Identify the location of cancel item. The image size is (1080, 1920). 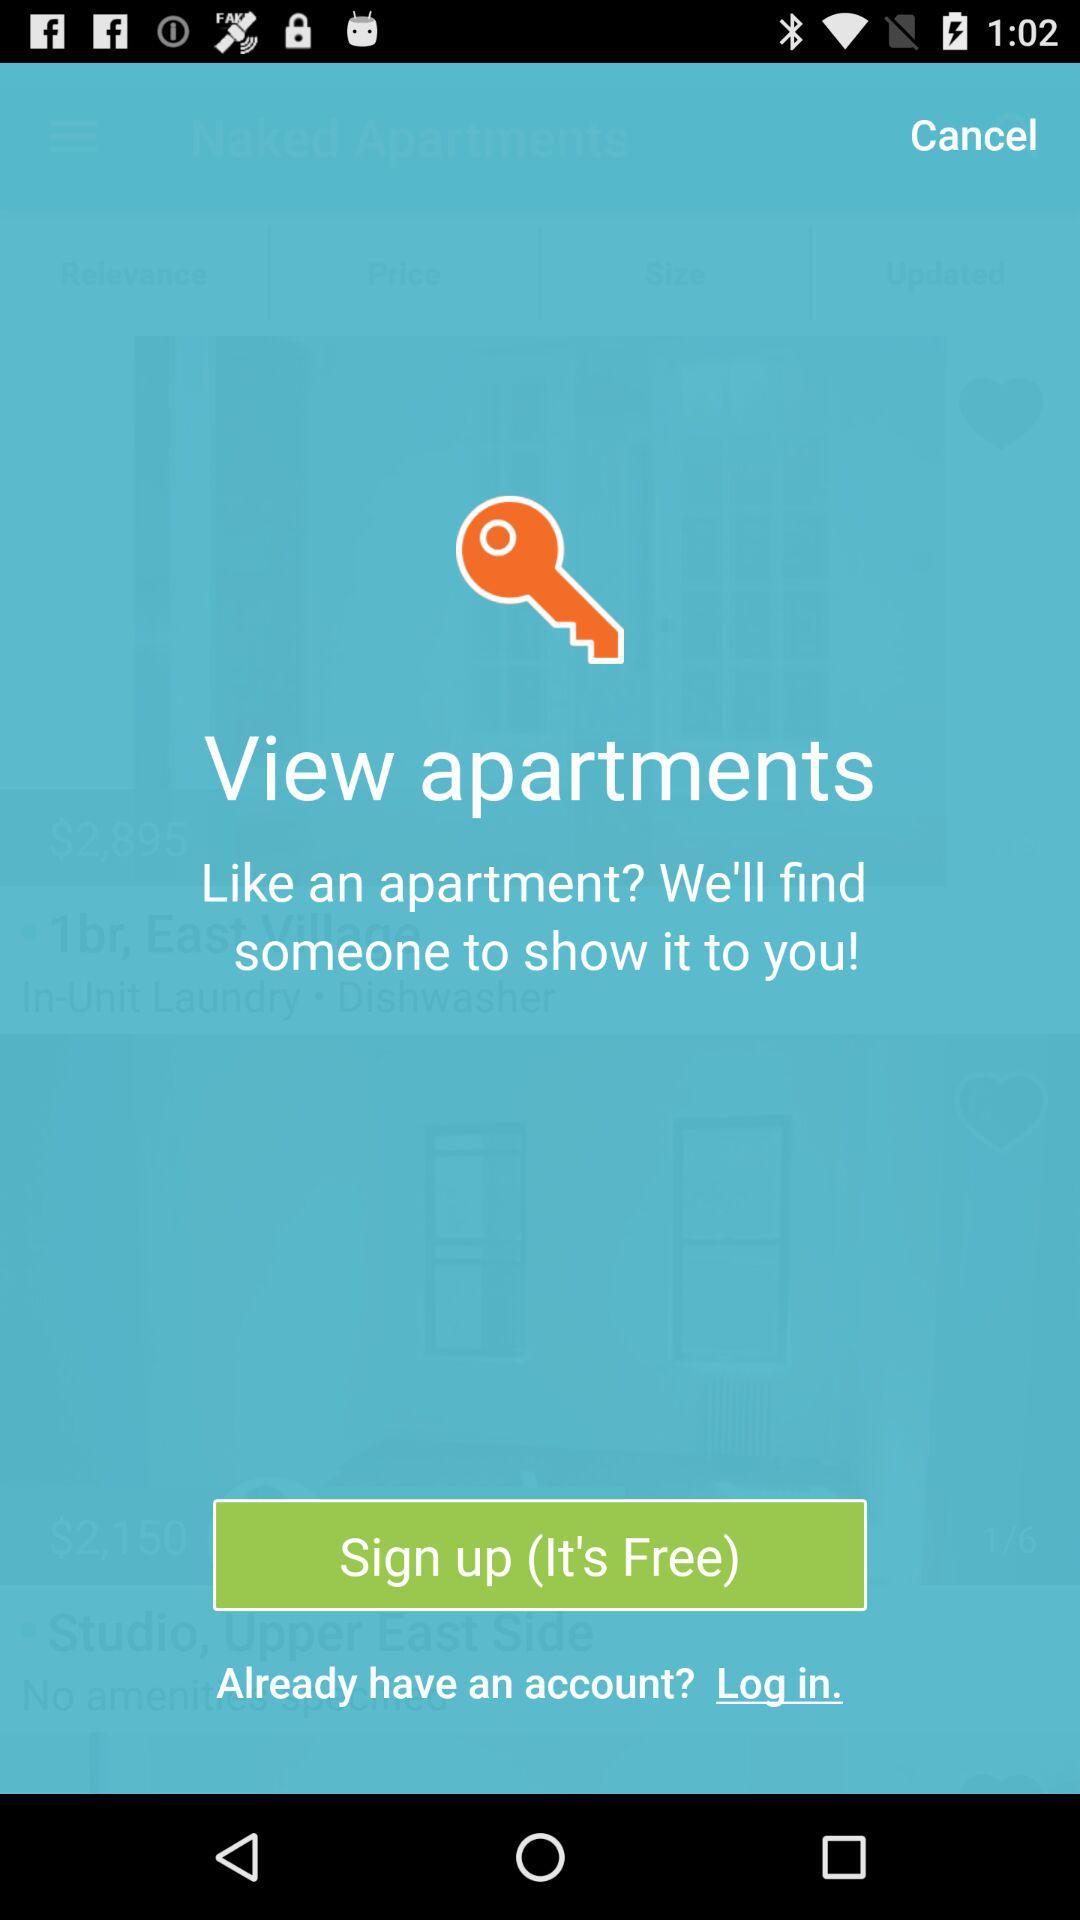
(972, 132).